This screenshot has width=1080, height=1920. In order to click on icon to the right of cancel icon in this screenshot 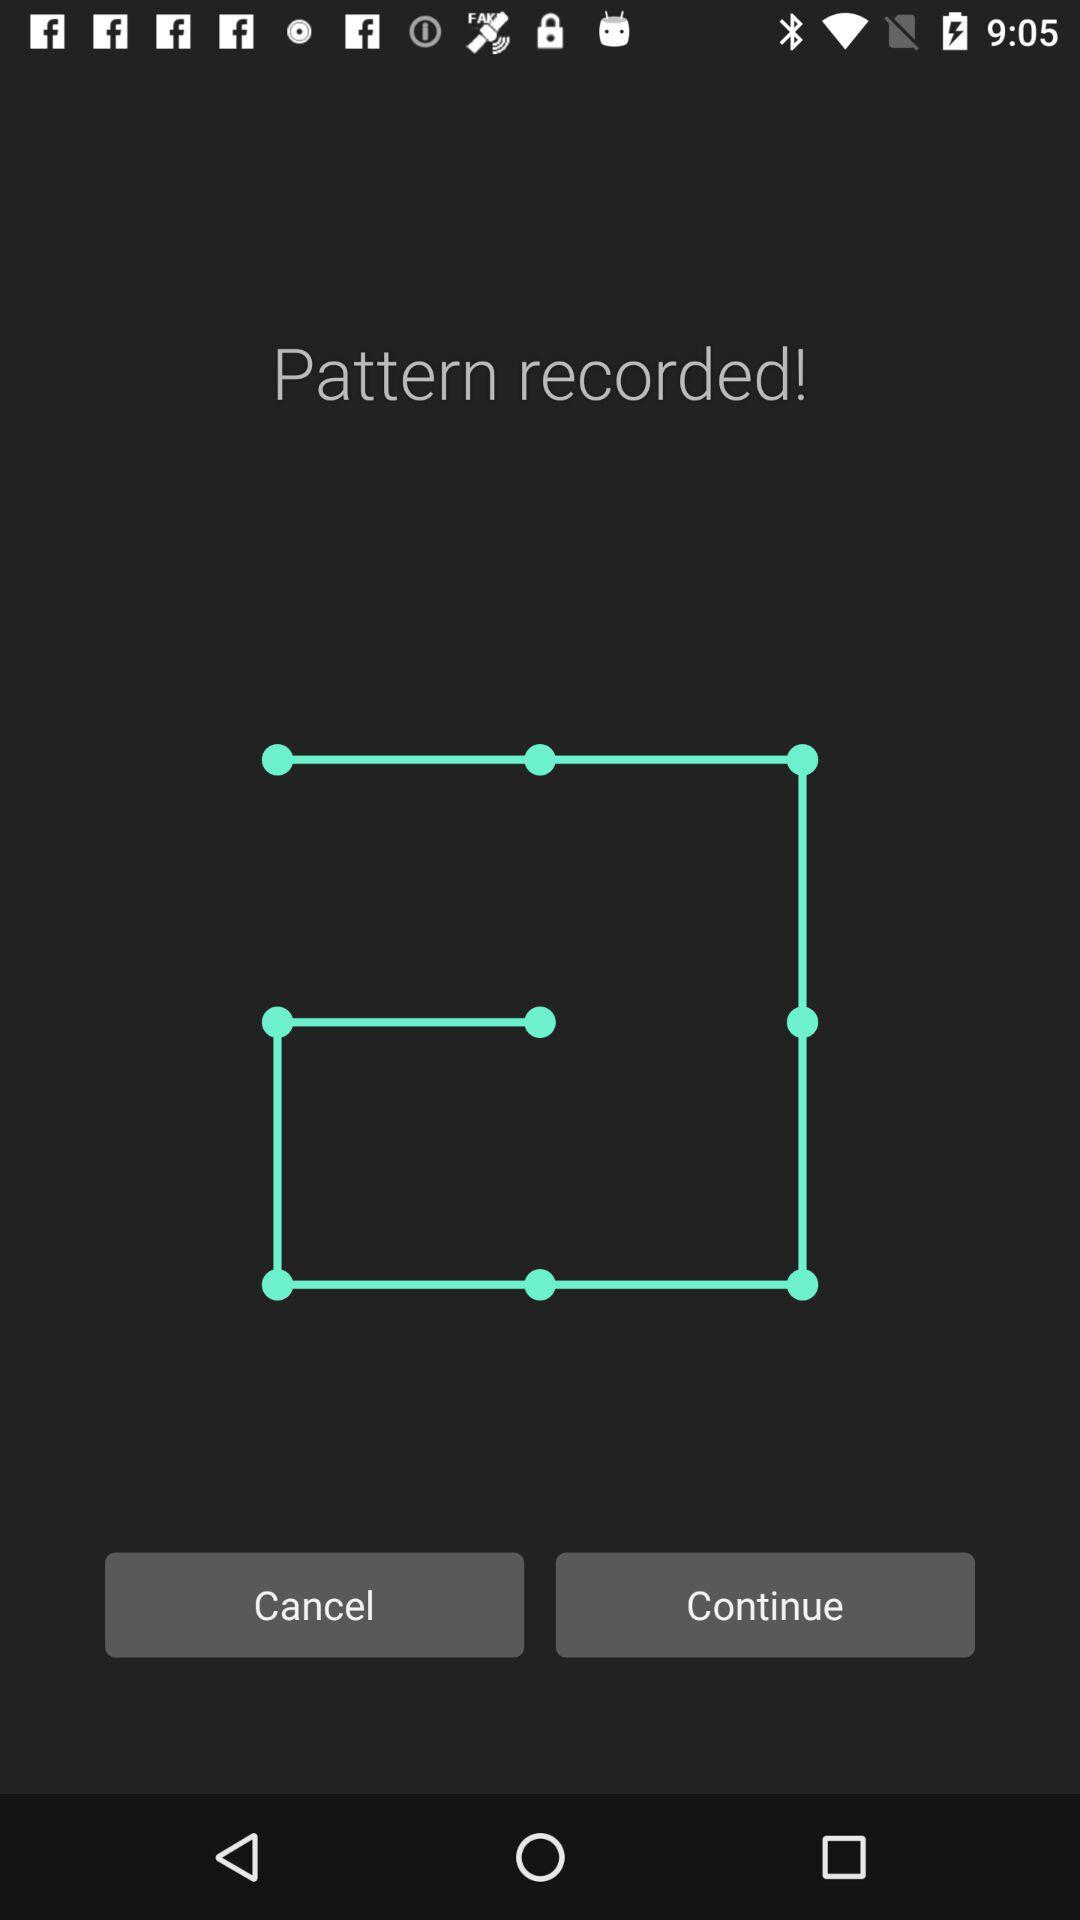, I will do `click(765, 1604)`.